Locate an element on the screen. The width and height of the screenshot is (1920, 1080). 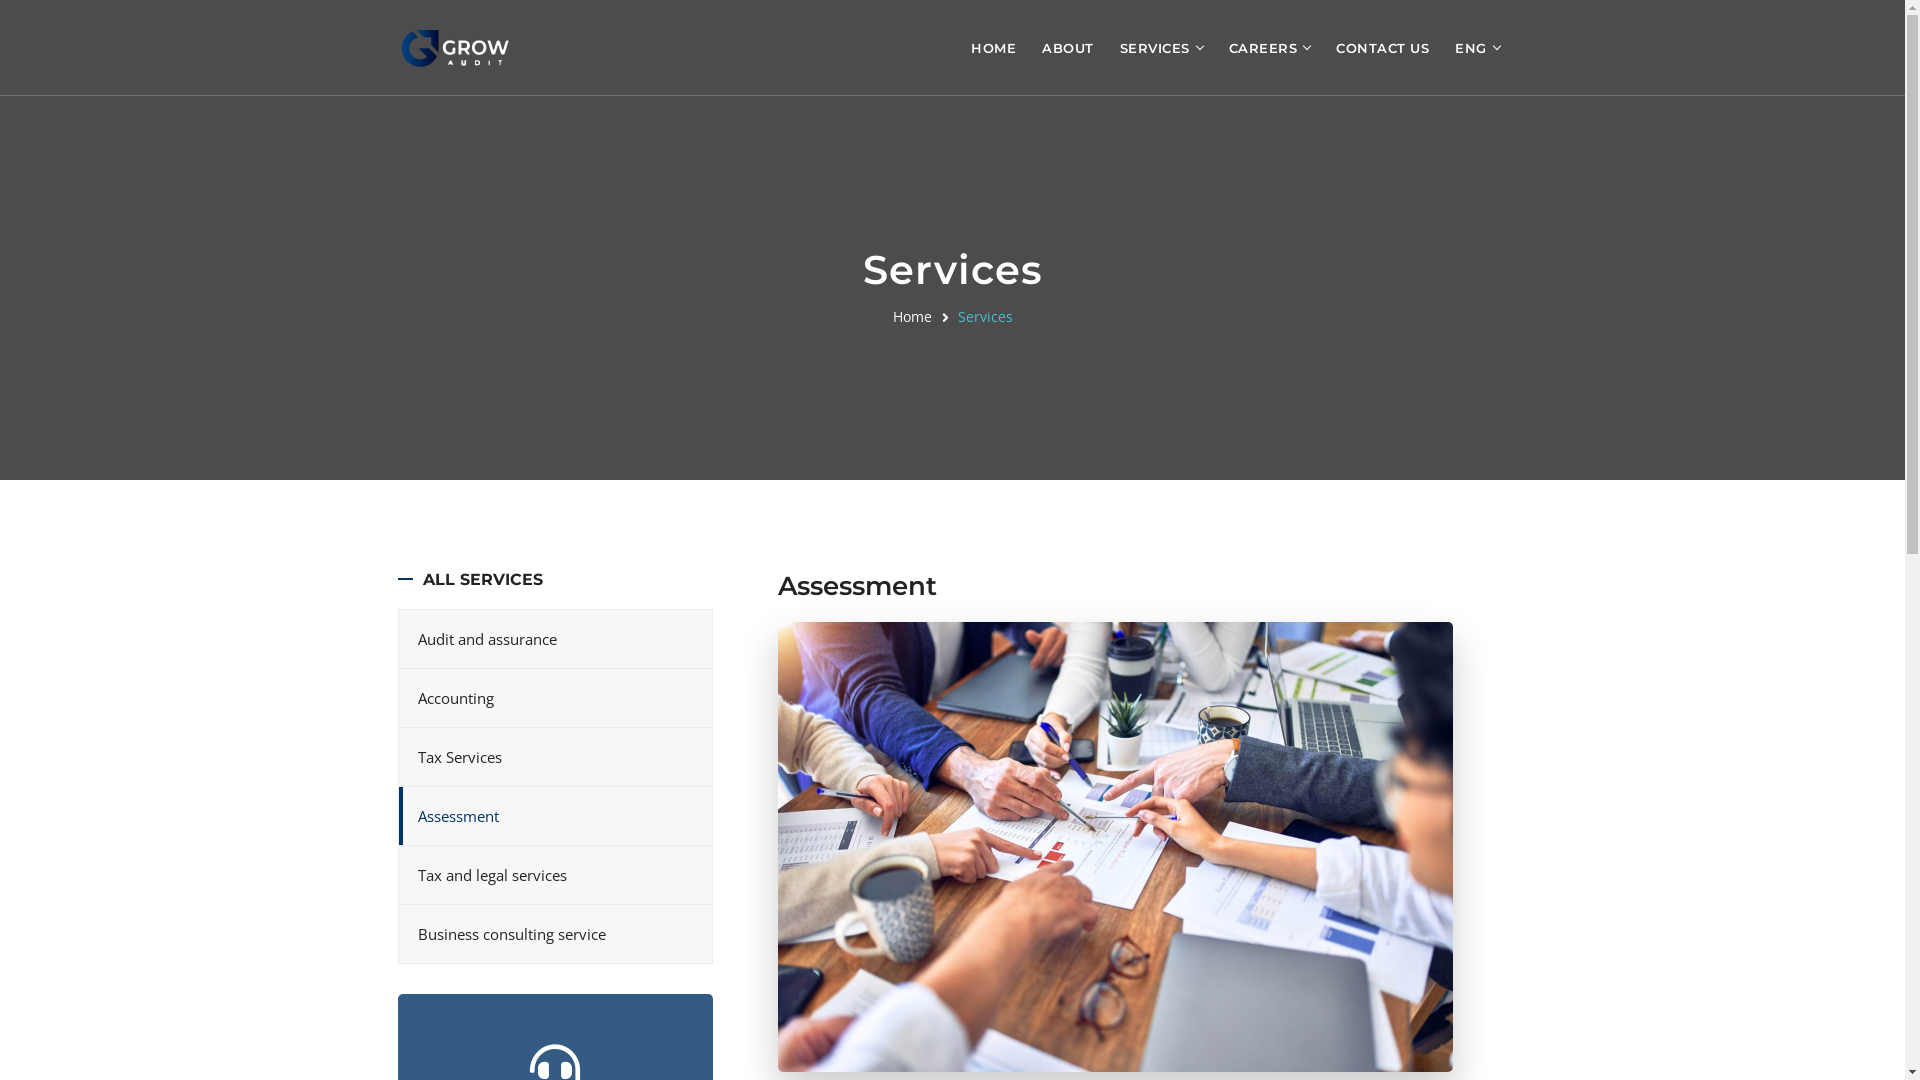
'Audit and assurance' is located at coordinates (554, 639).